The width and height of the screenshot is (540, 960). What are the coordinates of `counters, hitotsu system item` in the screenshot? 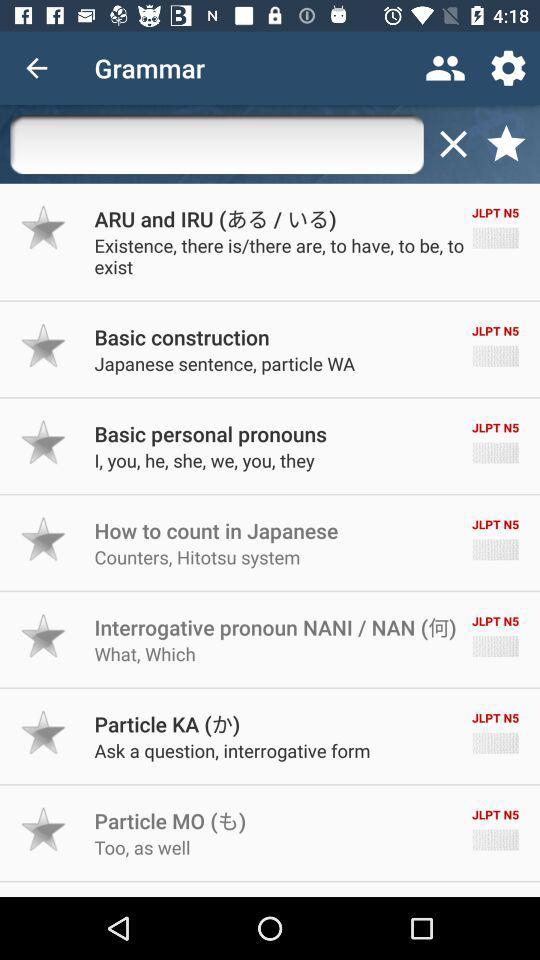 It's located at (197, 557).